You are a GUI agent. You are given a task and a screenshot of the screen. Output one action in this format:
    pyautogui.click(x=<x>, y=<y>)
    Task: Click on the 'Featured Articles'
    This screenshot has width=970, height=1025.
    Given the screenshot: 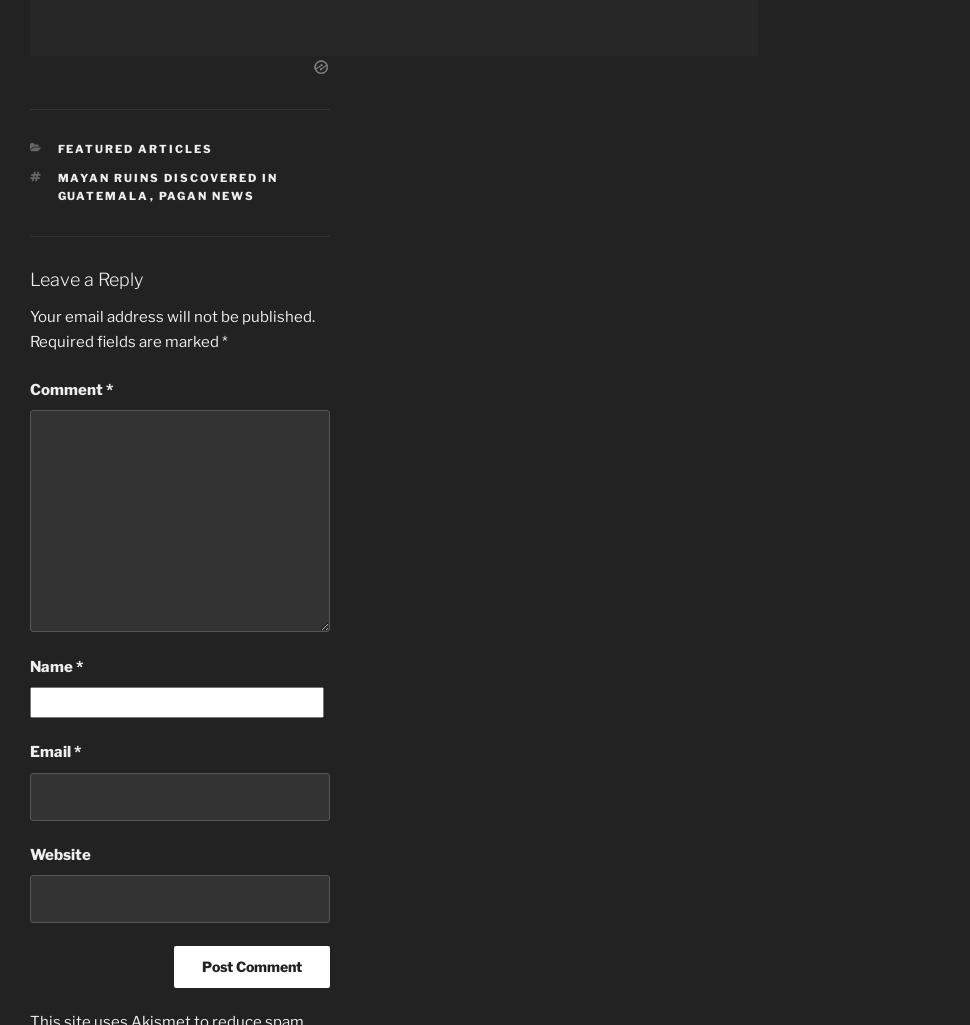 What is the action you would take?
    pyautogui.click(x=135, y=147)
    